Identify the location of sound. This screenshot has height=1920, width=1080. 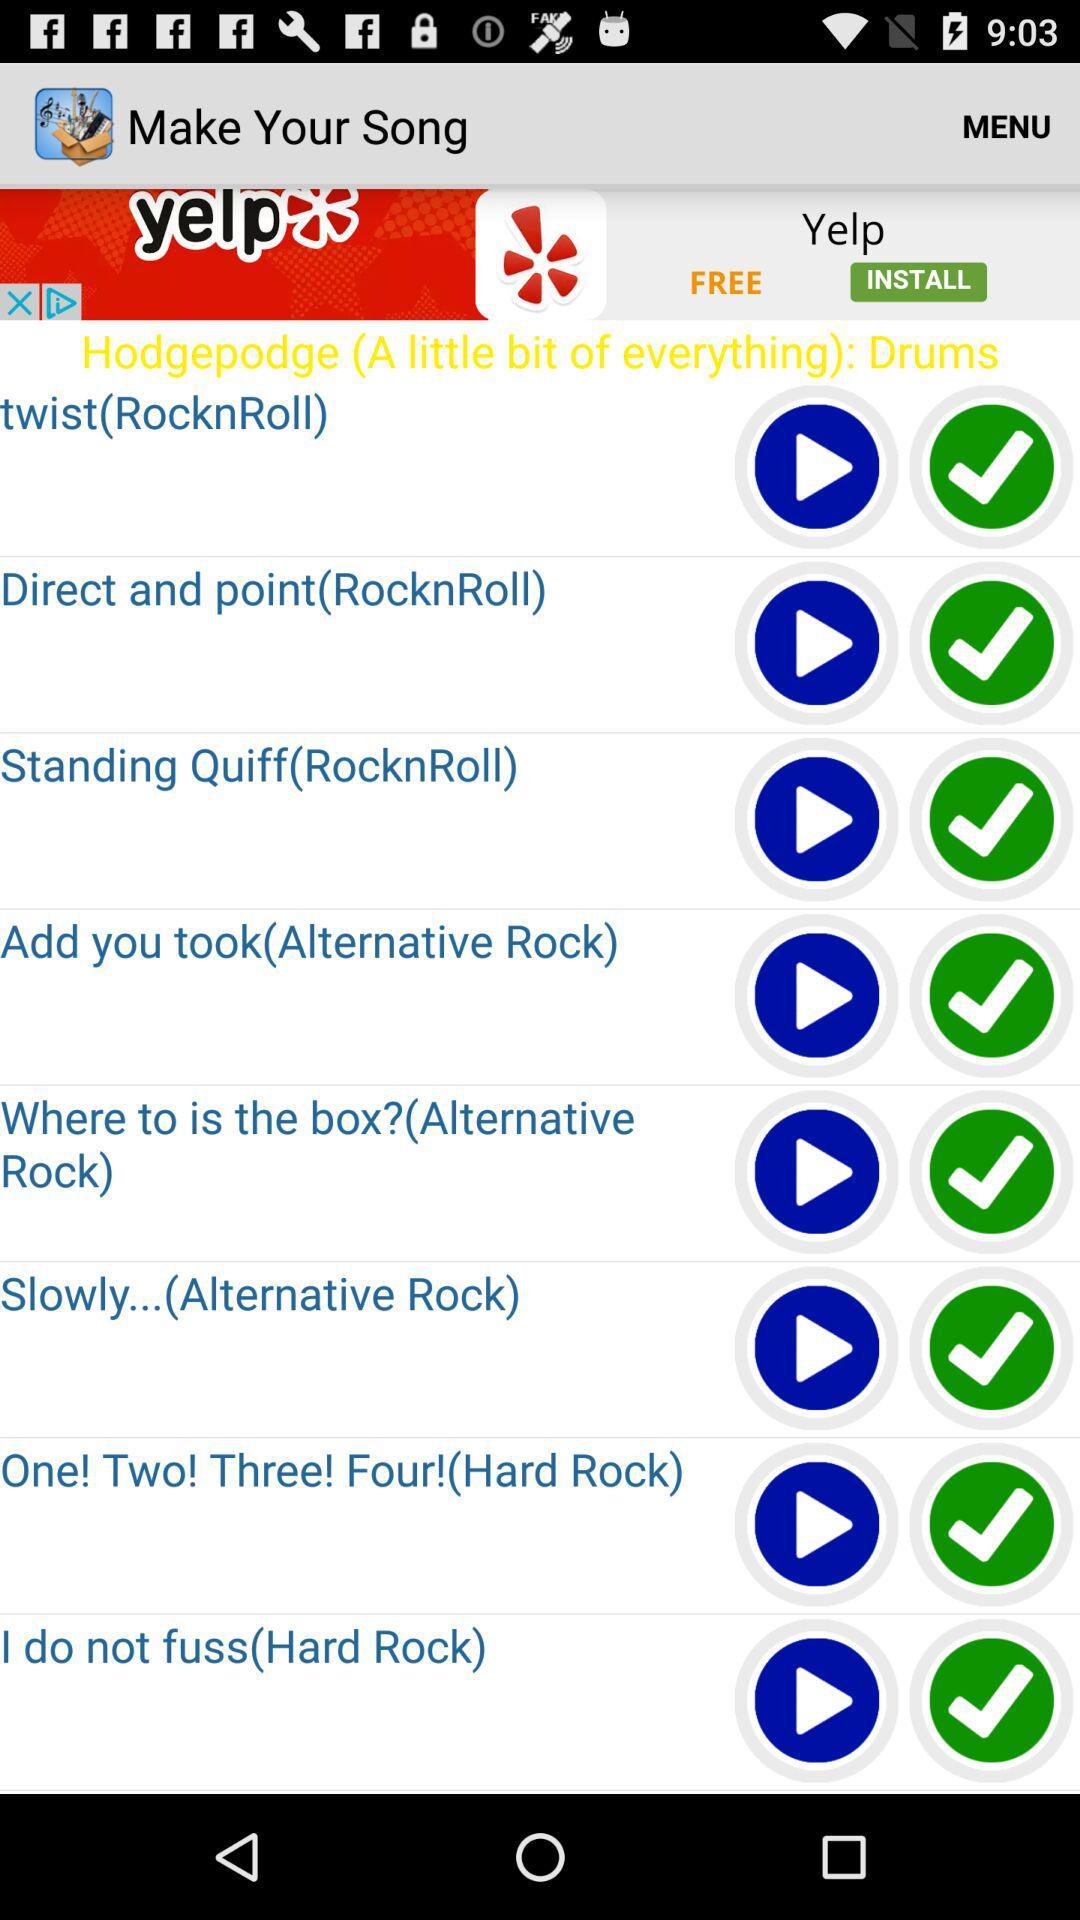
(992, 820).